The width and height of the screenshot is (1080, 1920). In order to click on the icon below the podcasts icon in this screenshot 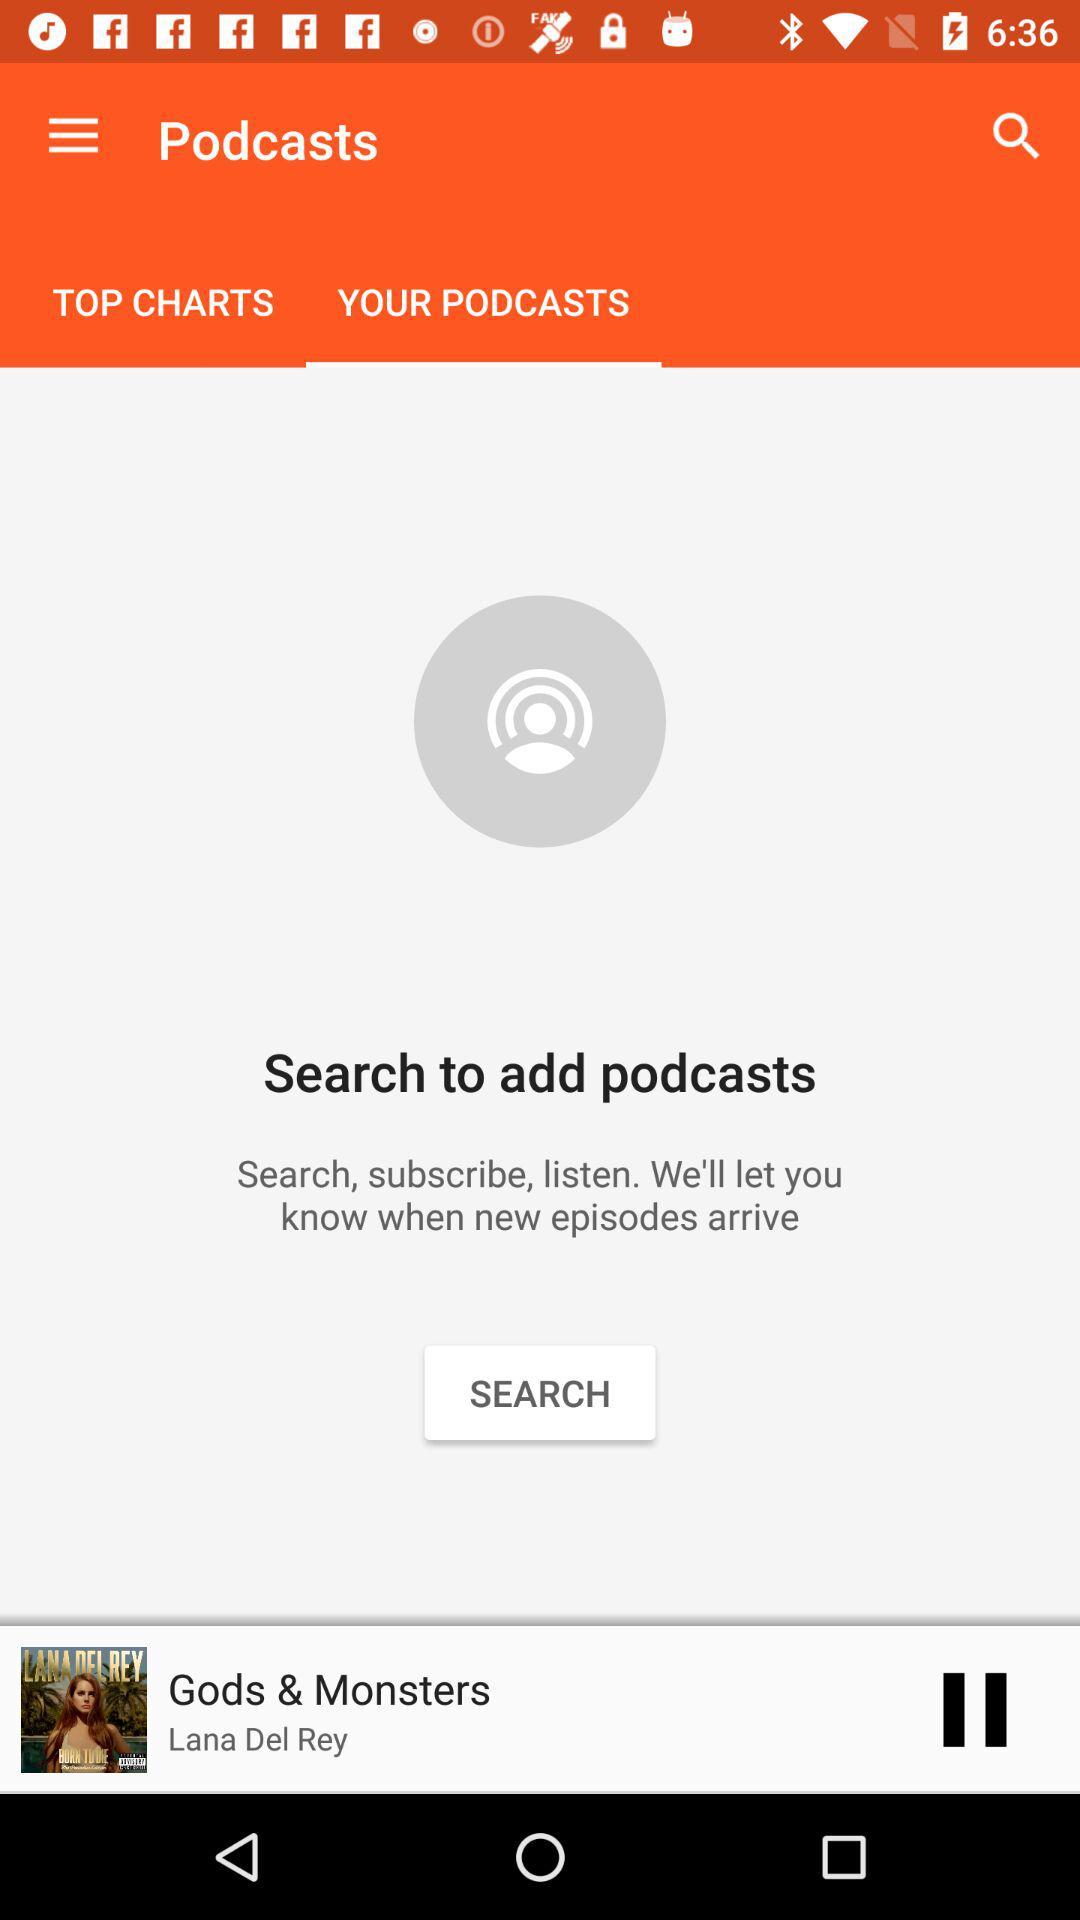, I will do `click(483, 303)`.